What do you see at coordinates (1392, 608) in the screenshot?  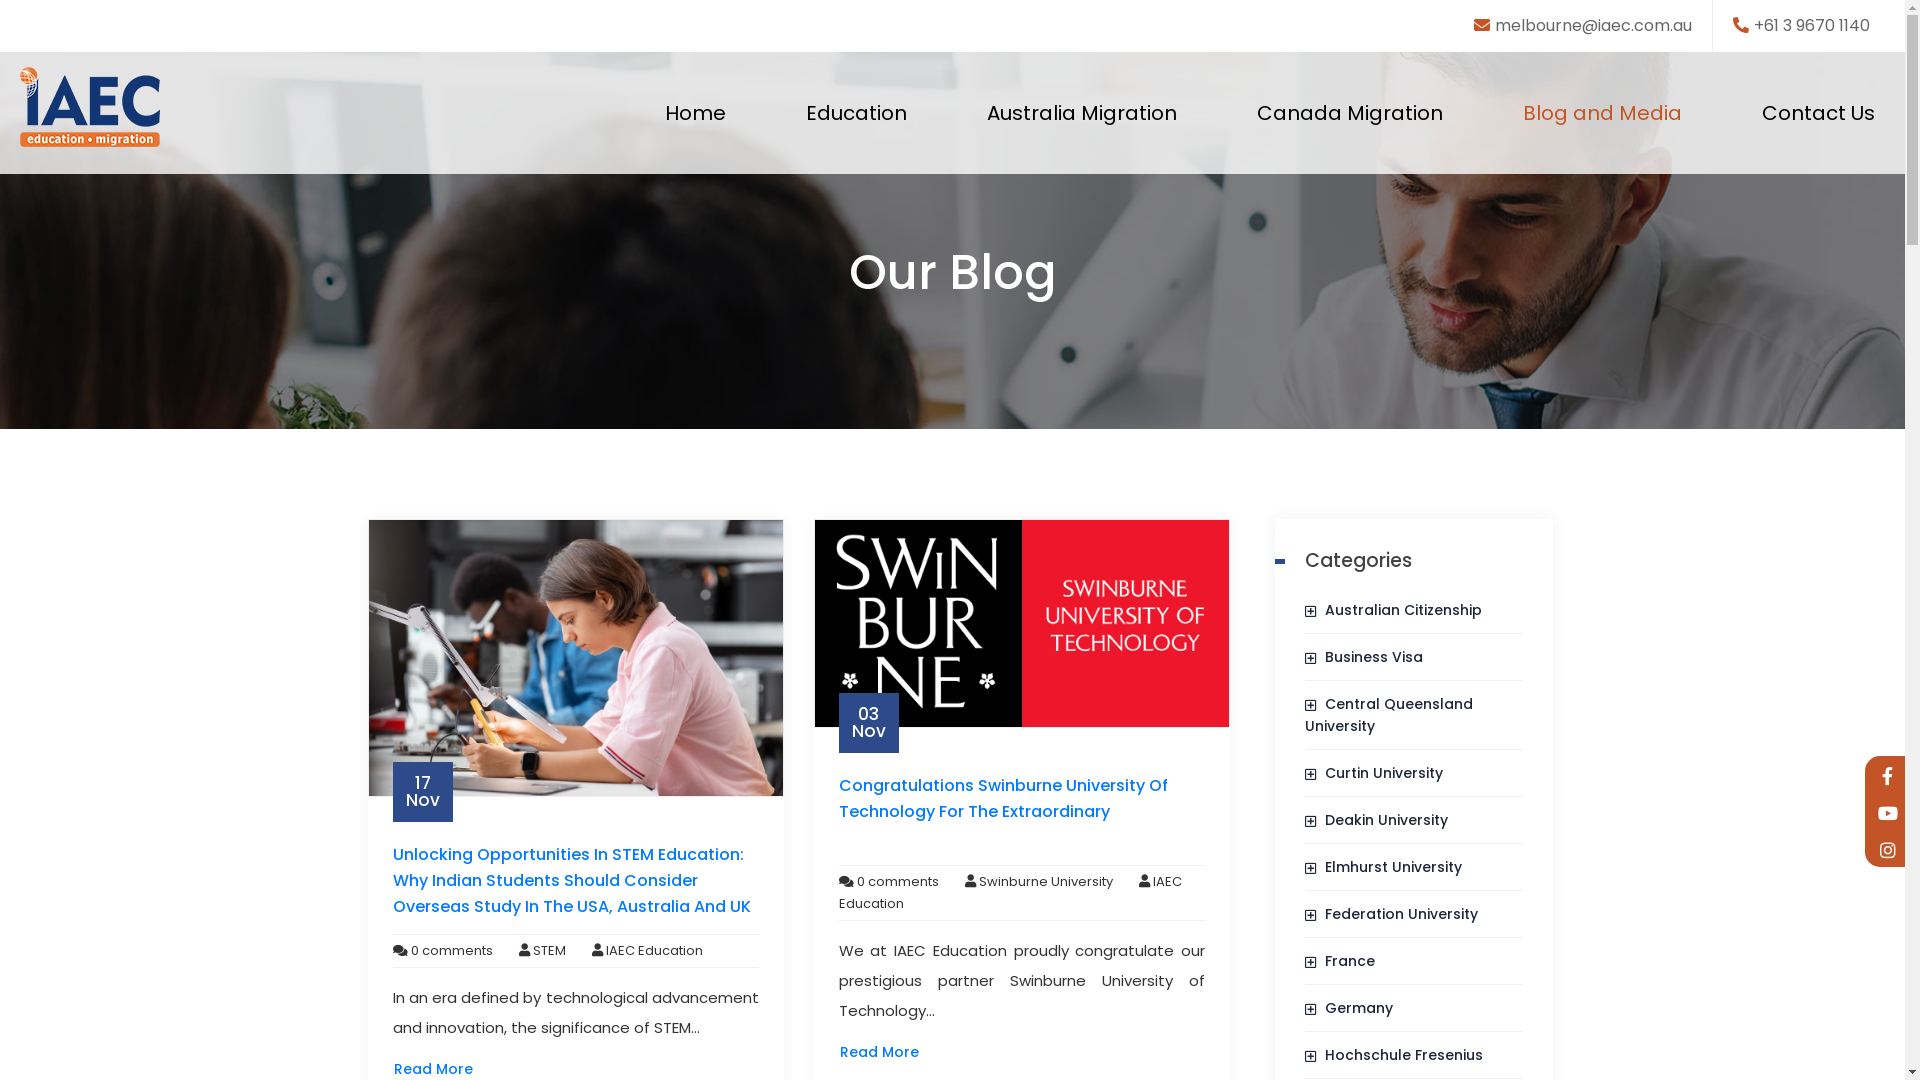 I see `'Australian Citizenship'` at bounding box center [1392, 608].